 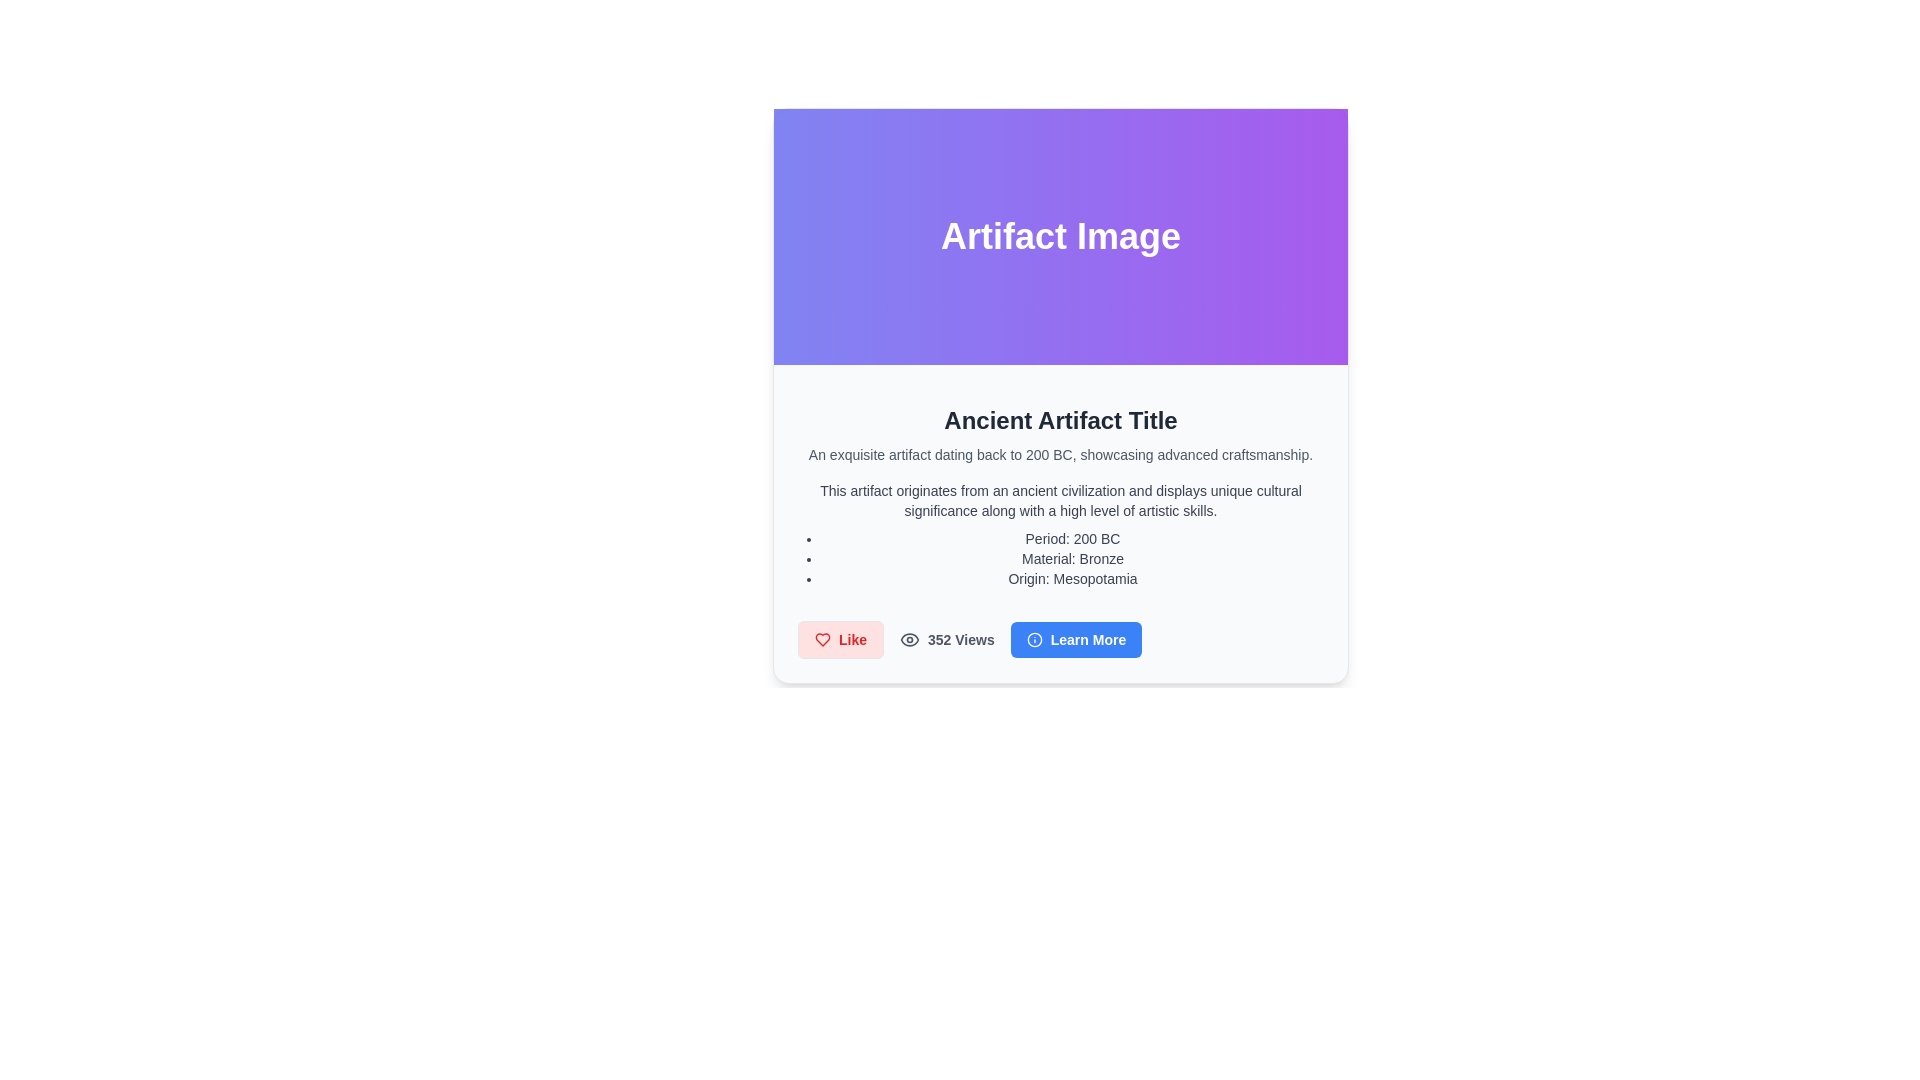 What do you see at coordinates (1072, 559) in the screenshot?
I see `the text label displaying 'Material: Bronze', which is the second bullet point in the artifact details list, located below 'Period: 200 BC'` at bounding box center [1072, 559].